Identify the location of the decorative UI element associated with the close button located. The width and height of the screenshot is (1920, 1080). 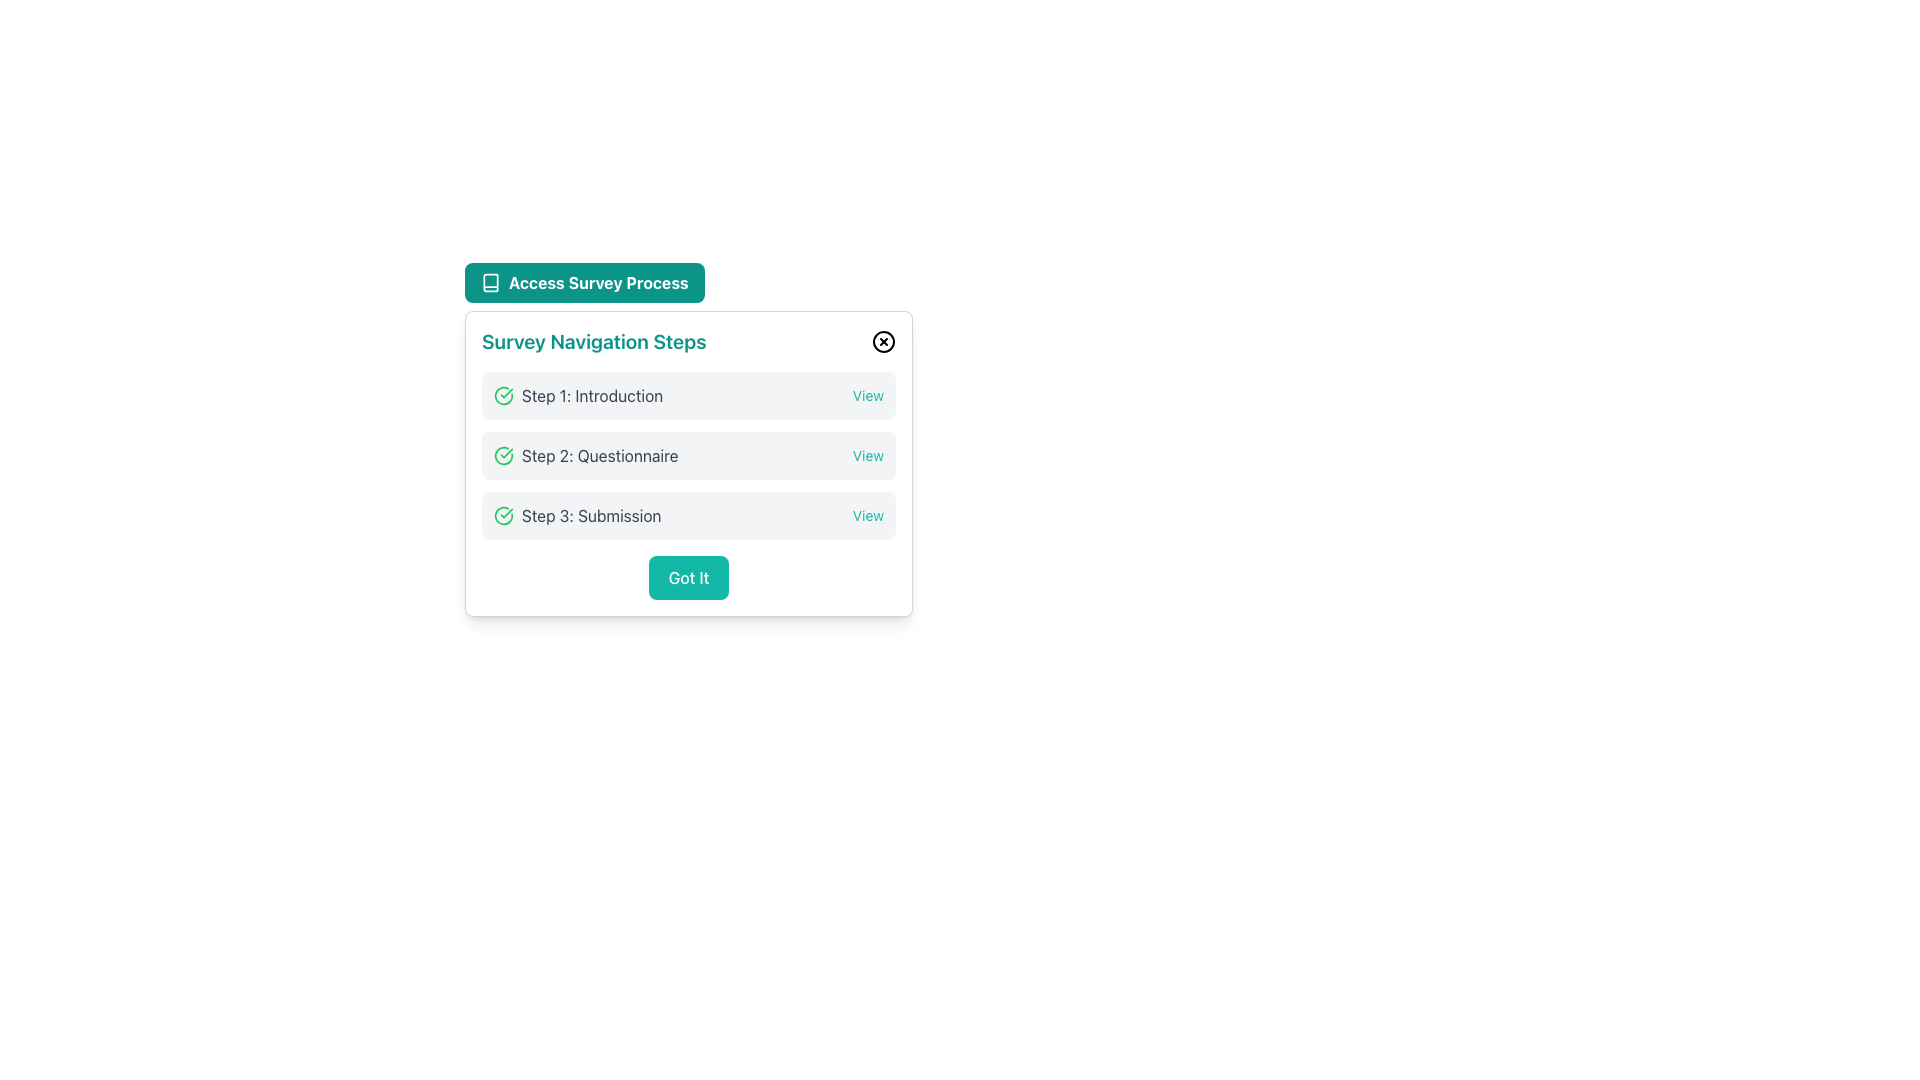
(882, 341).